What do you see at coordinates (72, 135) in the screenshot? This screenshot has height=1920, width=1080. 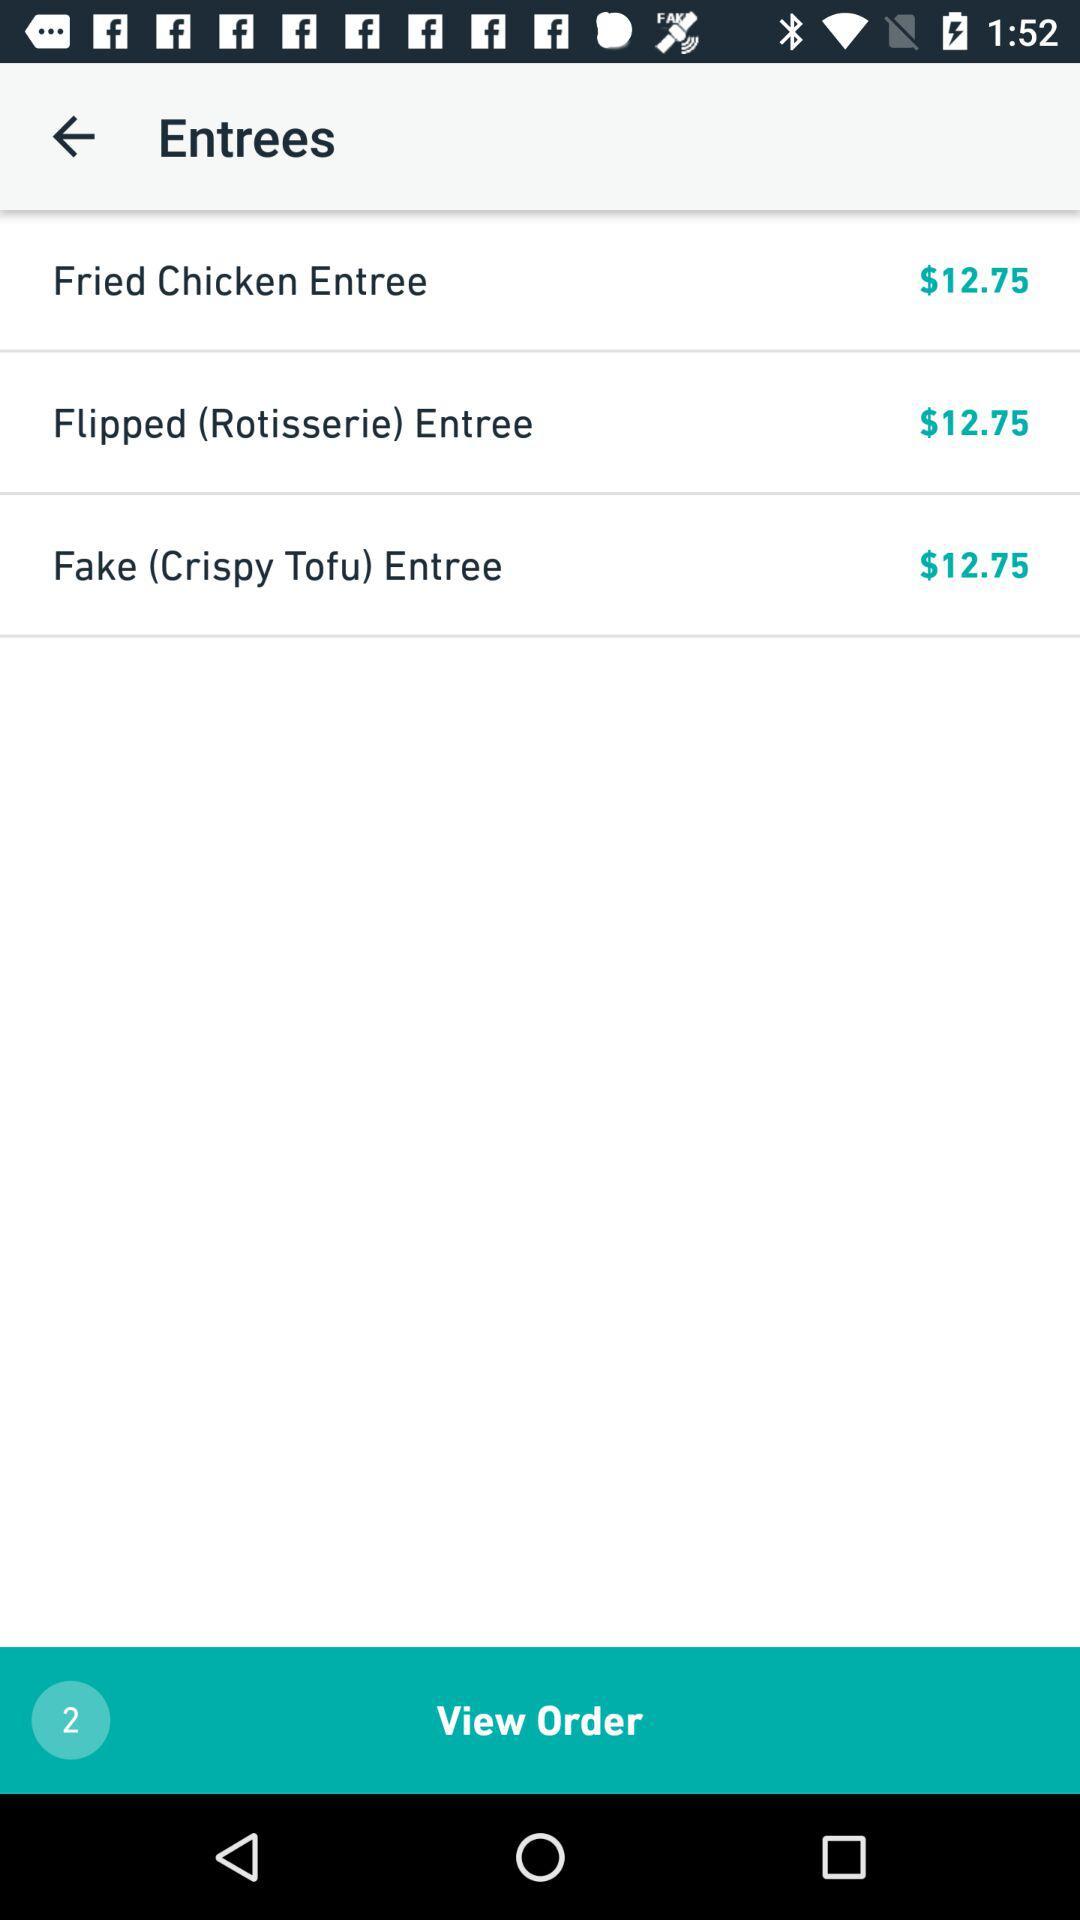 I see `the icon to the left of the entrees icon` at bounding box center [72, 135].